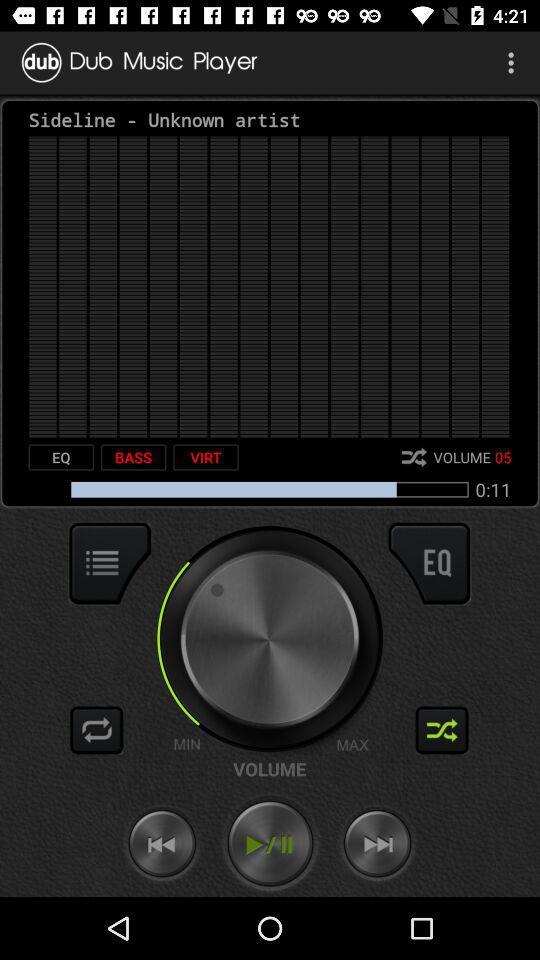  I want to click on the  bass  item, so click(133, 457).